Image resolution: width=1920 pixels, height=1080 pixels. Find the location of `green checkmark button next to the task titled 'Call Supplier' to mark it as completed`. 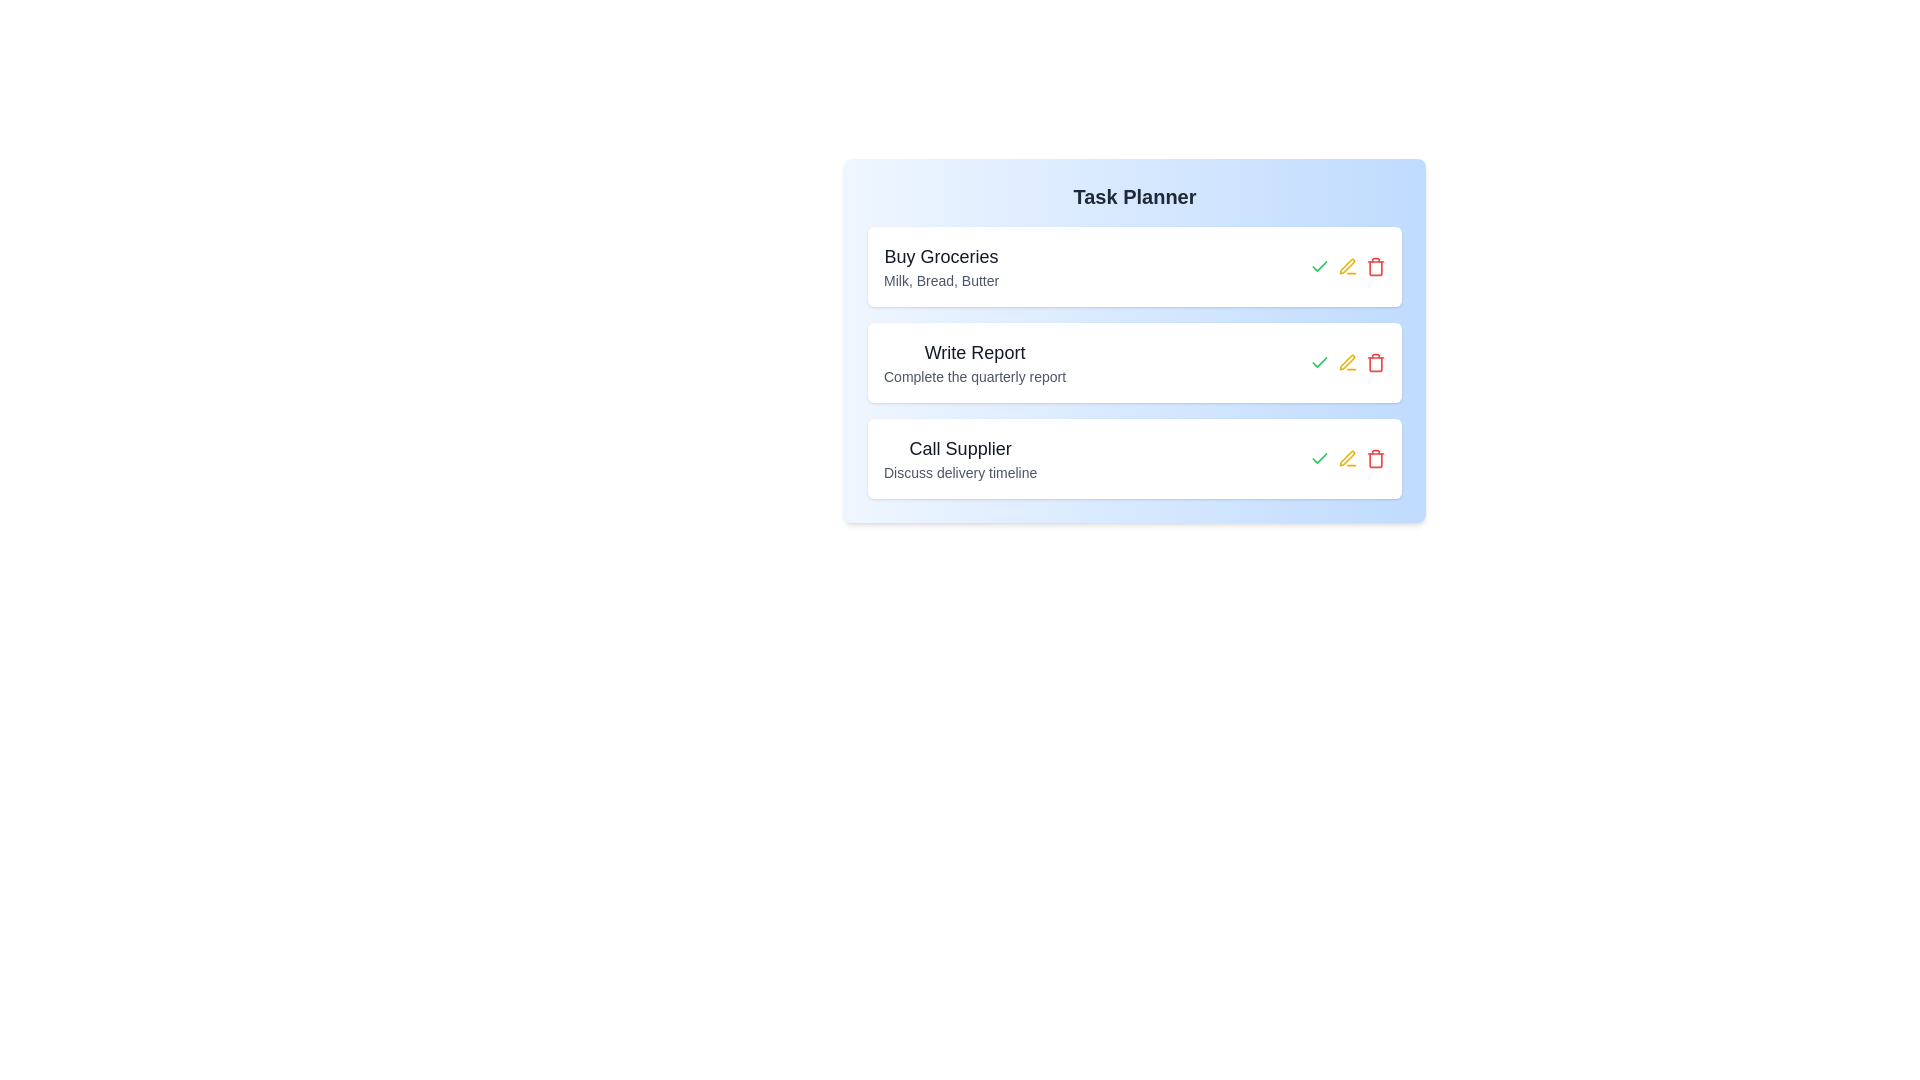

green checkmark button next to the task titled 'Call Supplier' to mark it as completed is located at coordinates (1320, 459).